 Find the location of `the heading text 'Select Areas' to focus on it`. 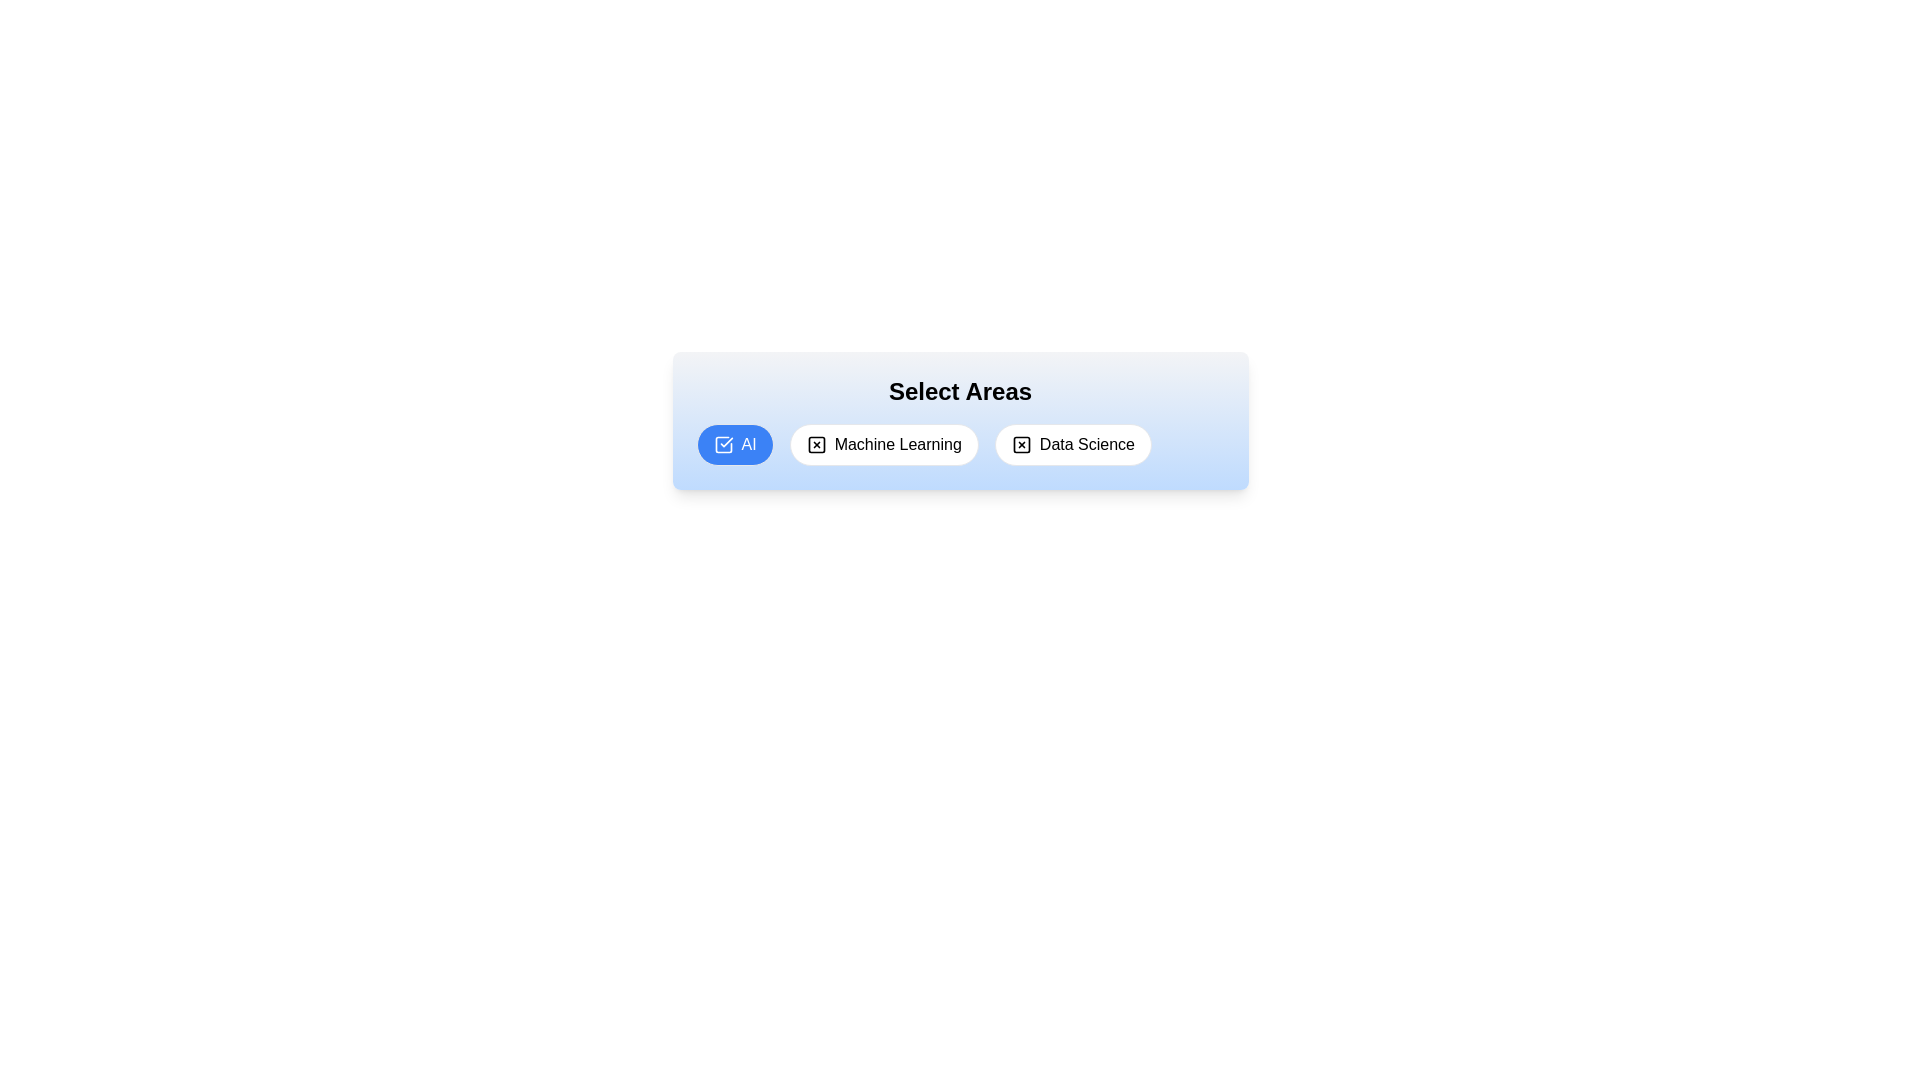

the heading text 'Select Areas' to focus on it is located at coordinates (960, 392).